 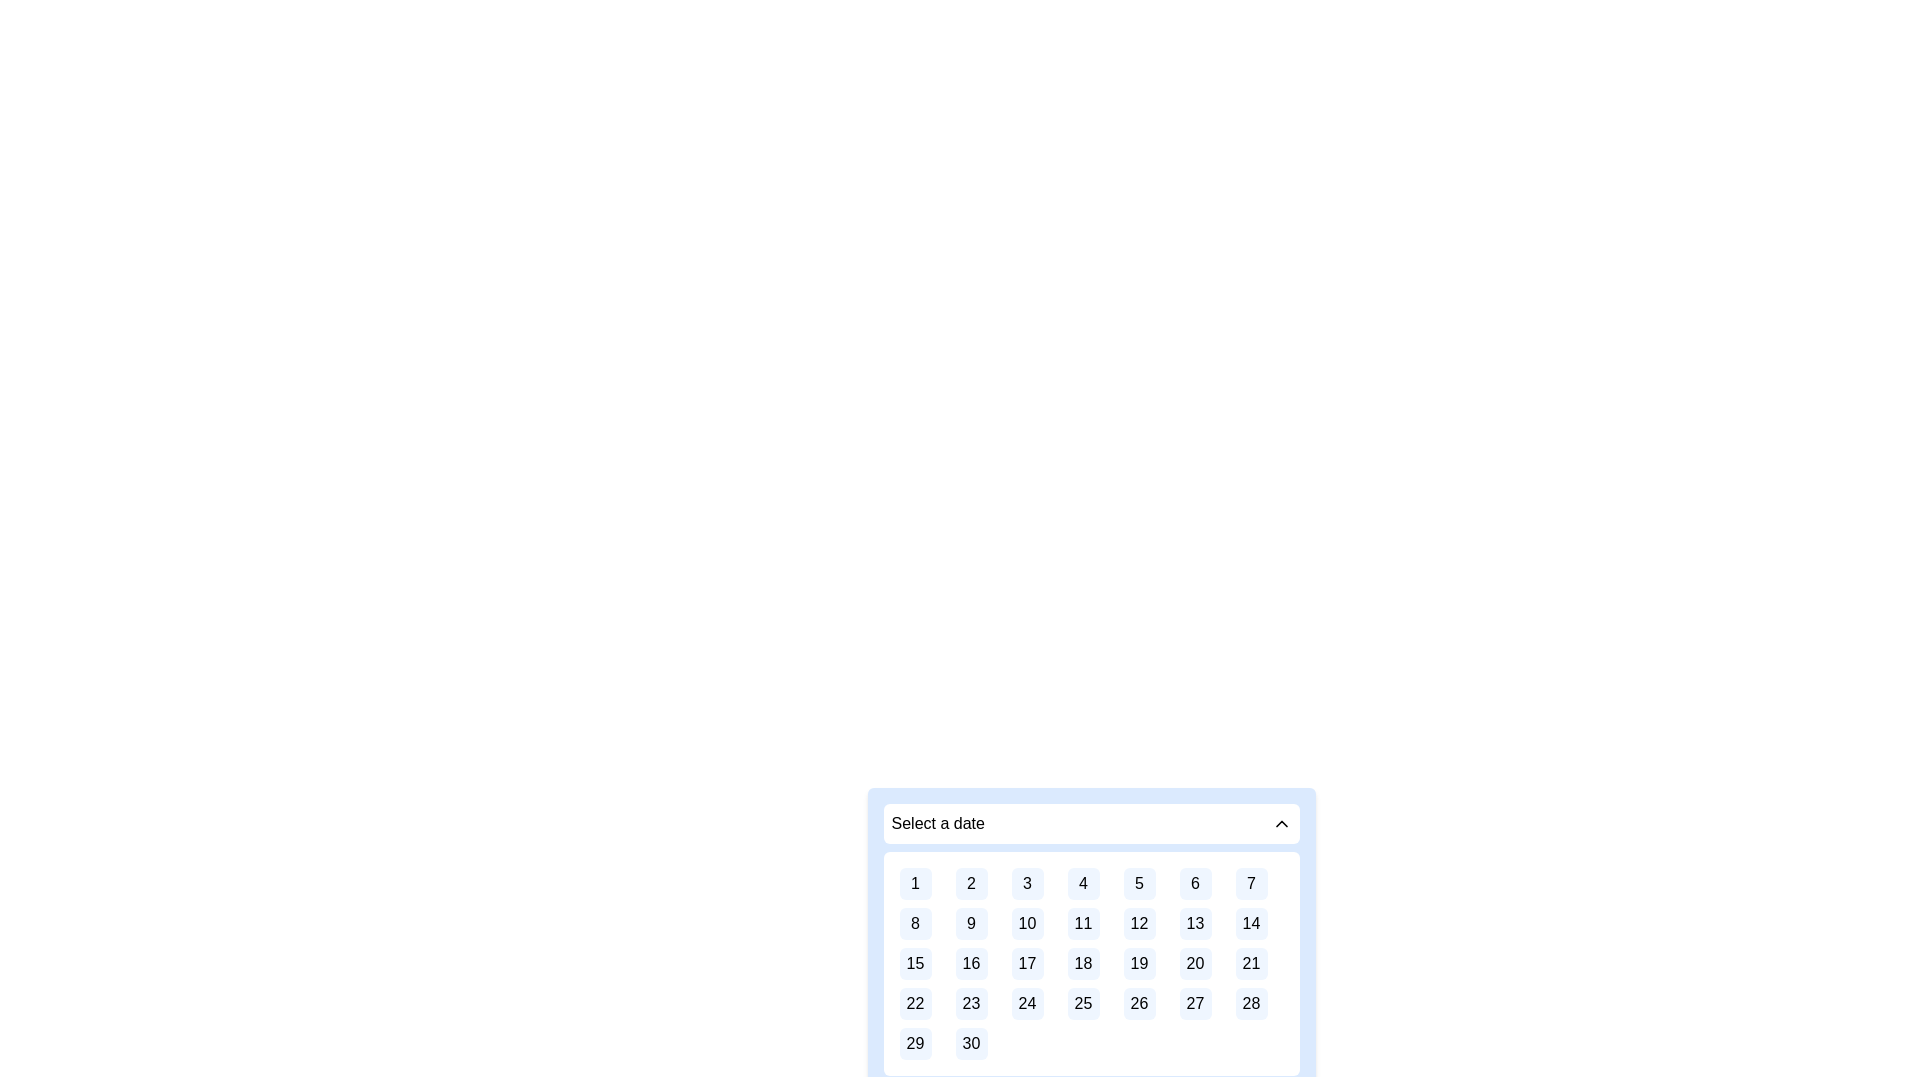 I want to click on the button displaying '19' in the date selection grid, so click(x=1139, y=963).